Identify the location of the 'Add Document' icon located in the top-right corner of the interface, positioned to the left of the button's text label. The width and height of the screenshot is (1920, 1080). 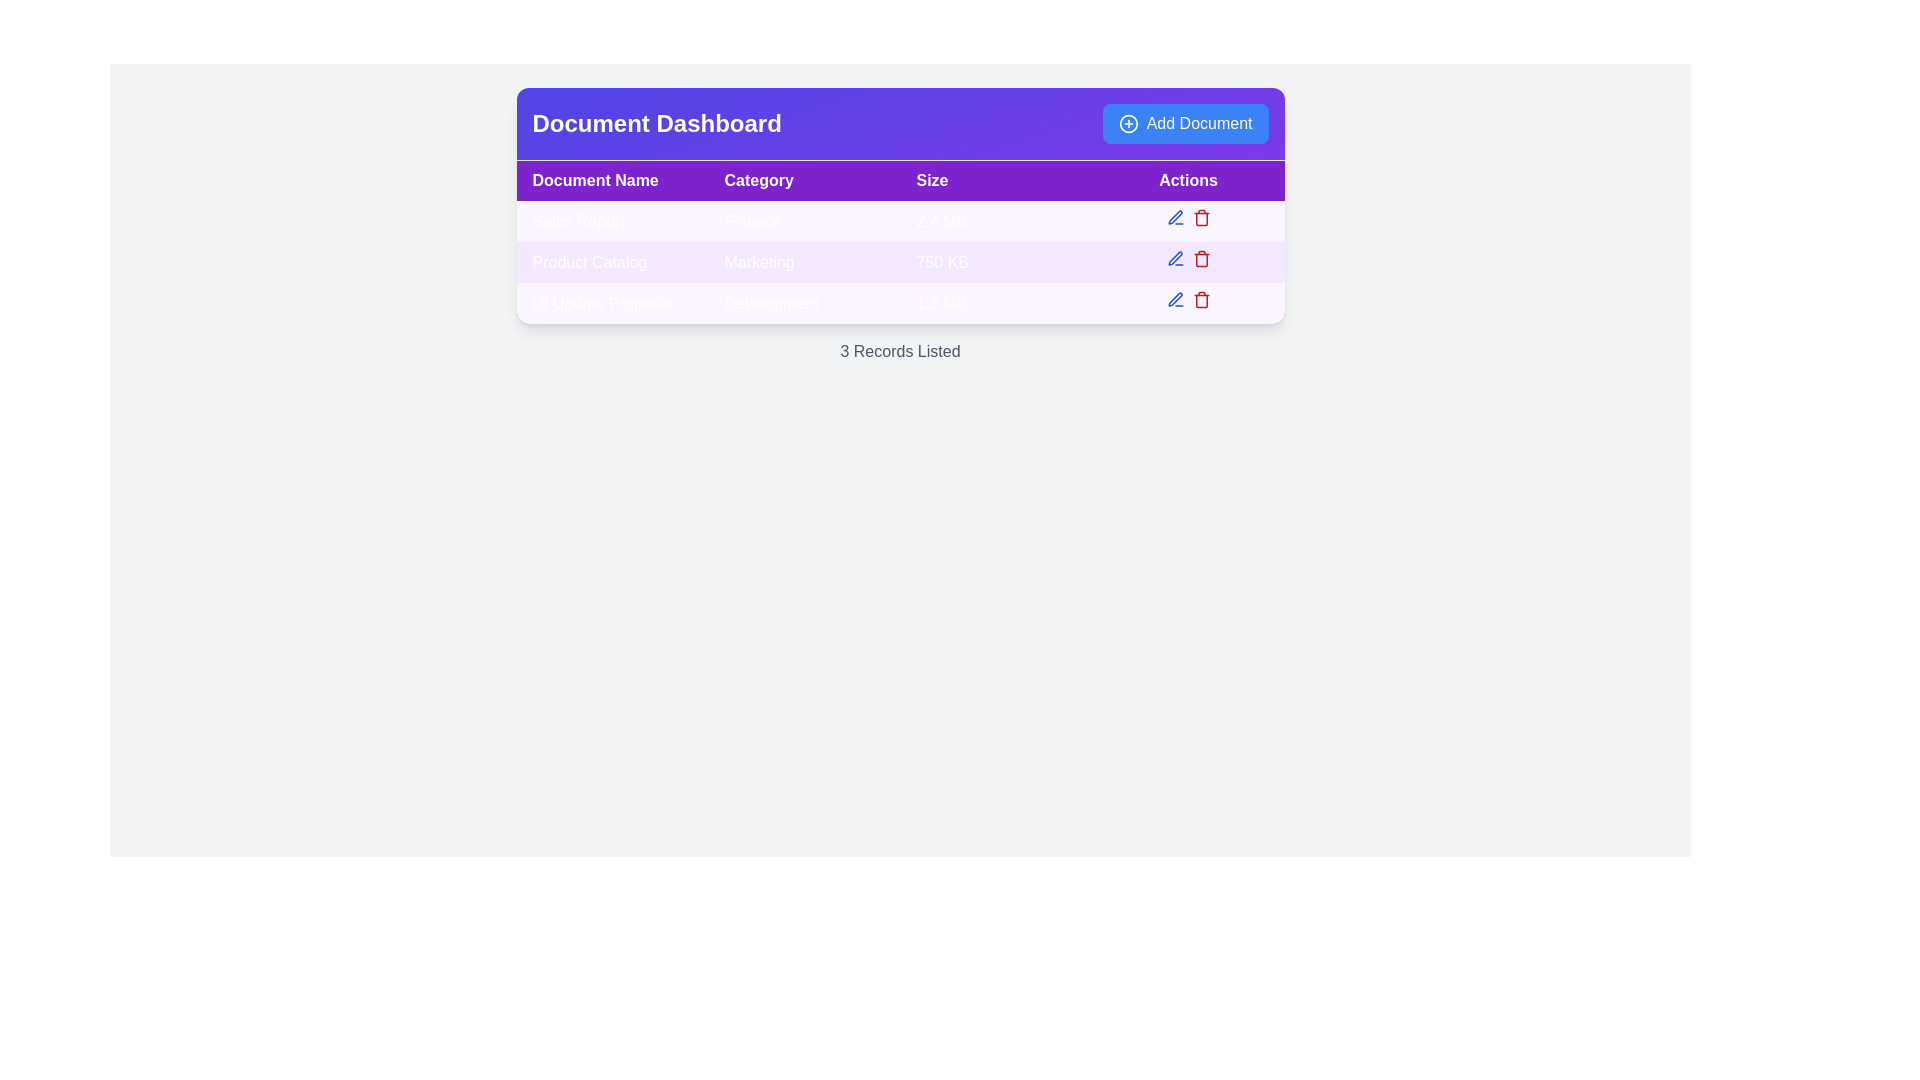
(1128, 123).